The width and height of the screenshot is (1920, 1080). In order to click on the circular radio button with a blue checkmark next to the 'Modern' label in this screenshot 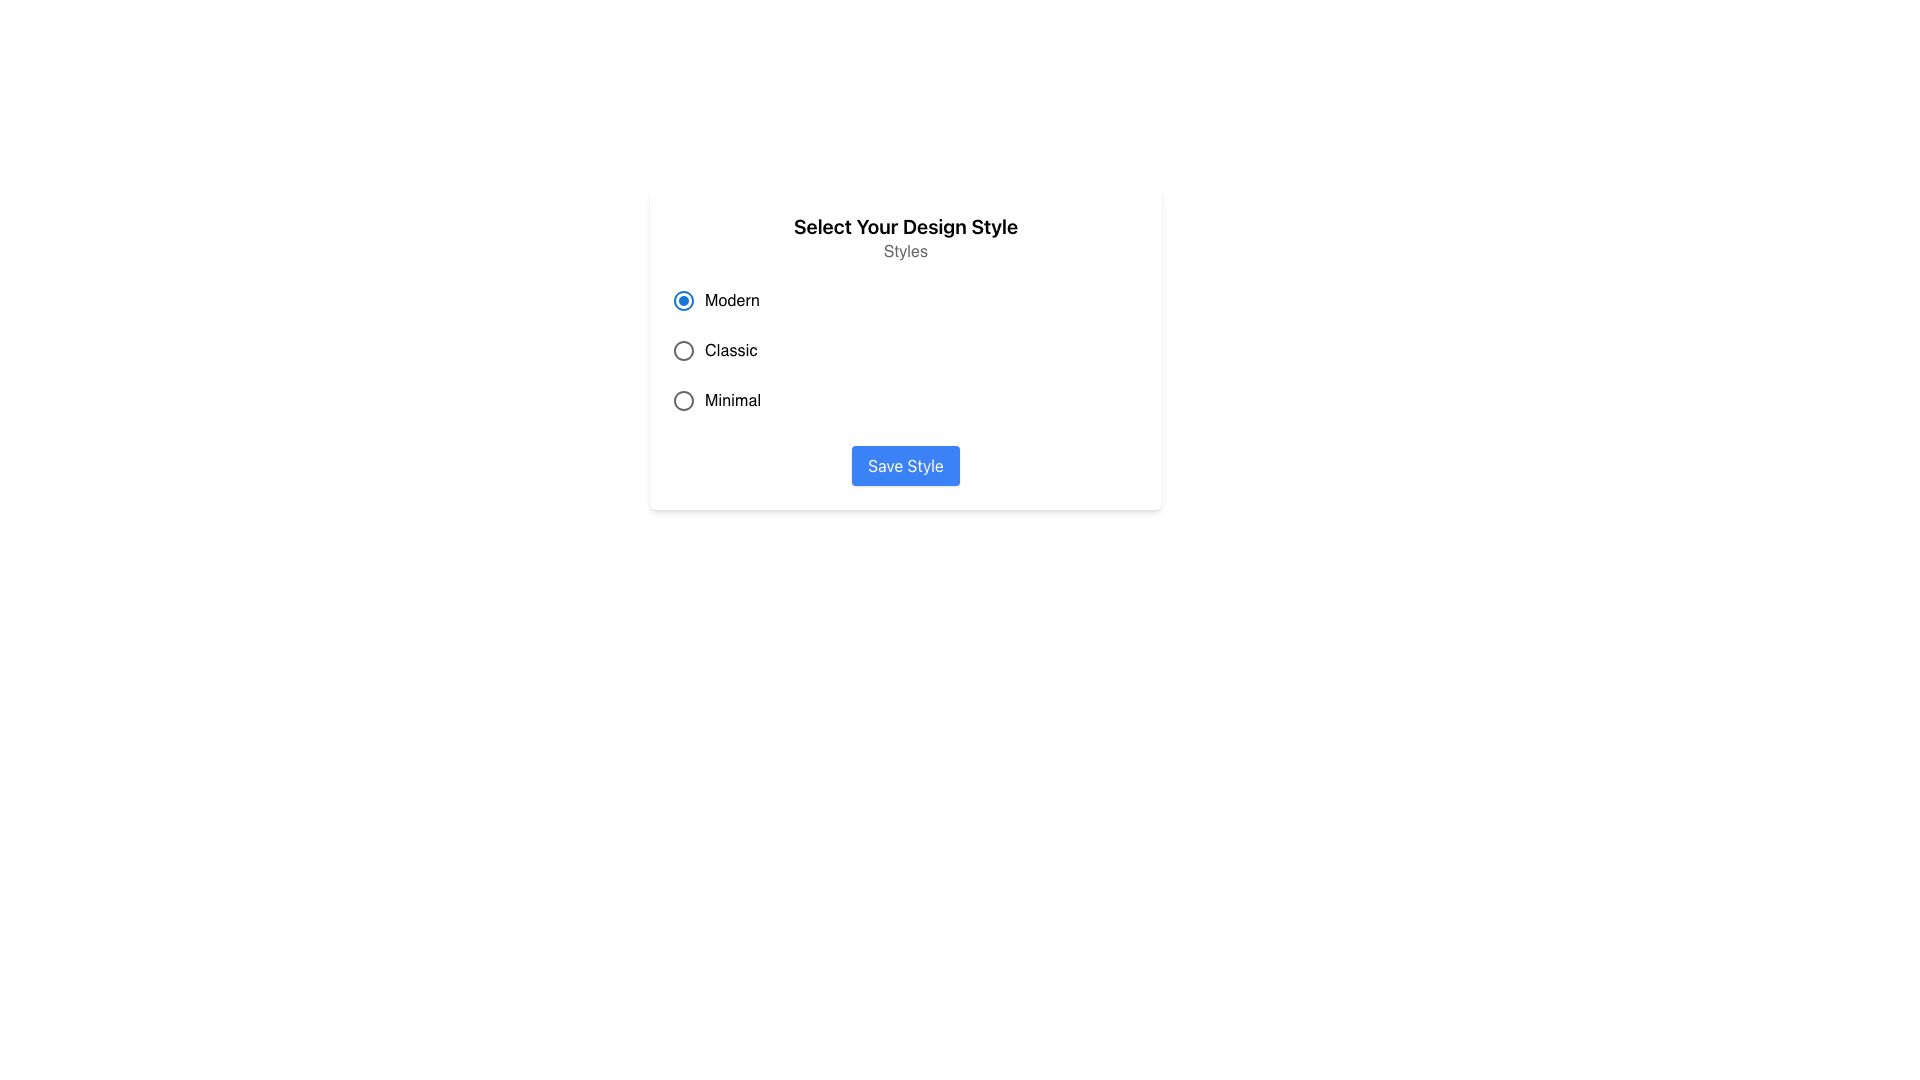, I will do `click(684, 300)`.